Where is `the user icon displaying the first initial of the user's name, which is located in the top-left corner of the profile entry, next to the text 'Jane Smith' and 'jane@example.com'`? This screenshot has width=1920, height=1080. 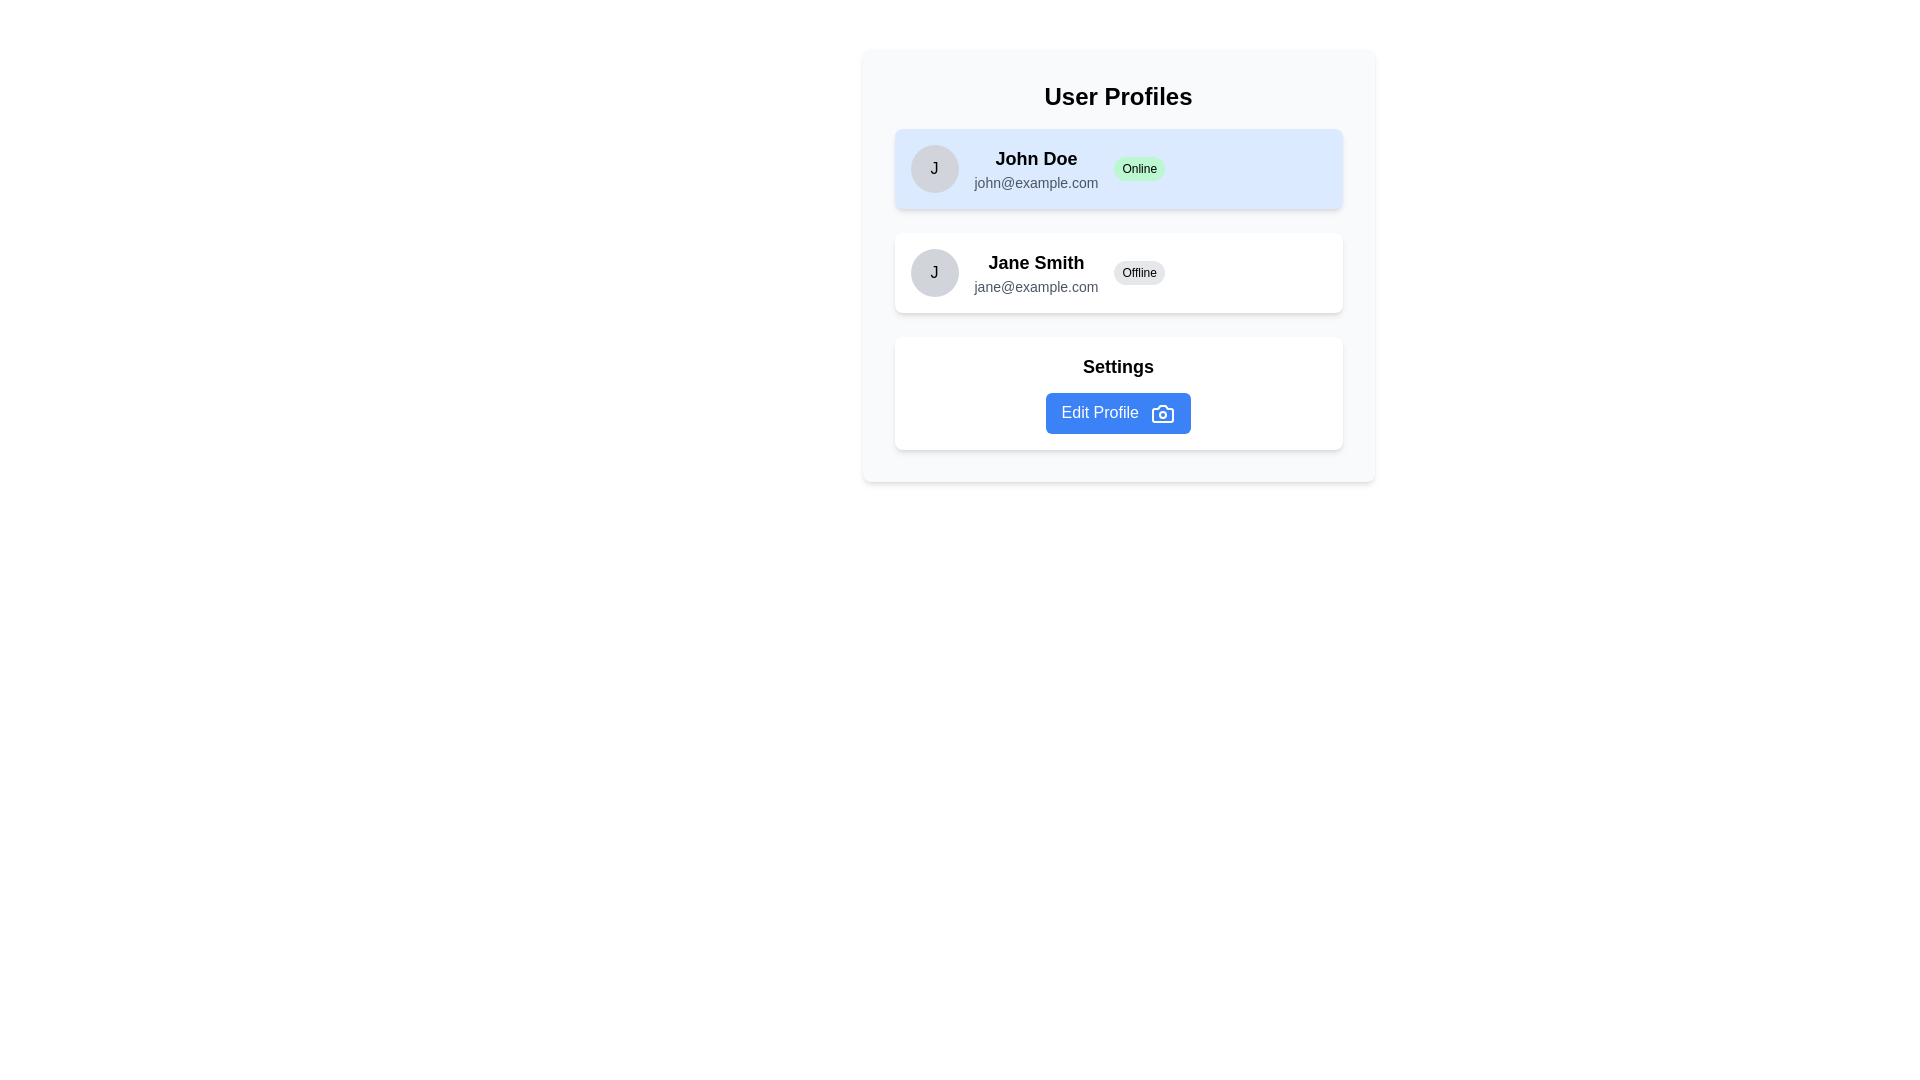
the user icon displaying the first initial of the user's name, which is located in the top-left corner of the profile entry, next to the text 'Jane Smith' and 'jane@example.com' is located at coordinates (933, 273).